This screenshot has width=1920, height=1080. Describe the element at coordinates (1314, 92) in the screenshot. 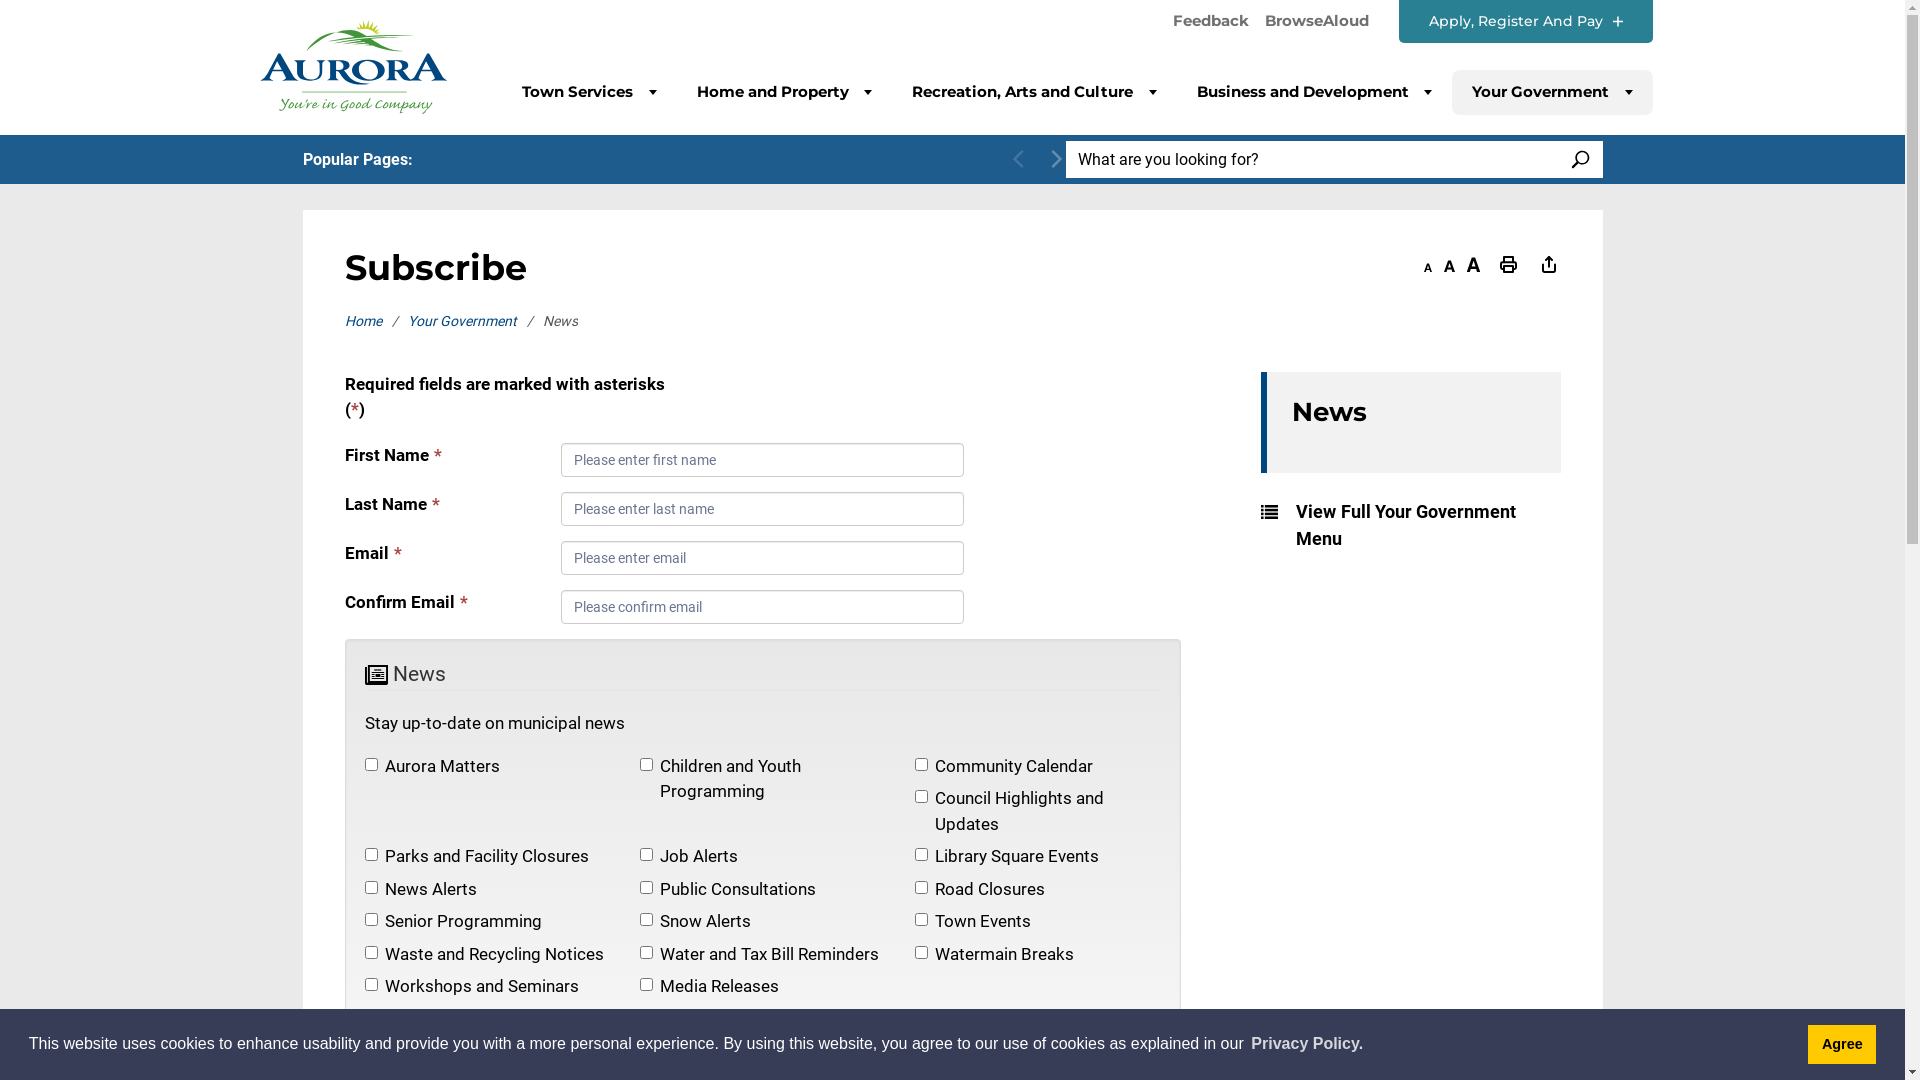

I see `'Business and Development'` at that location.